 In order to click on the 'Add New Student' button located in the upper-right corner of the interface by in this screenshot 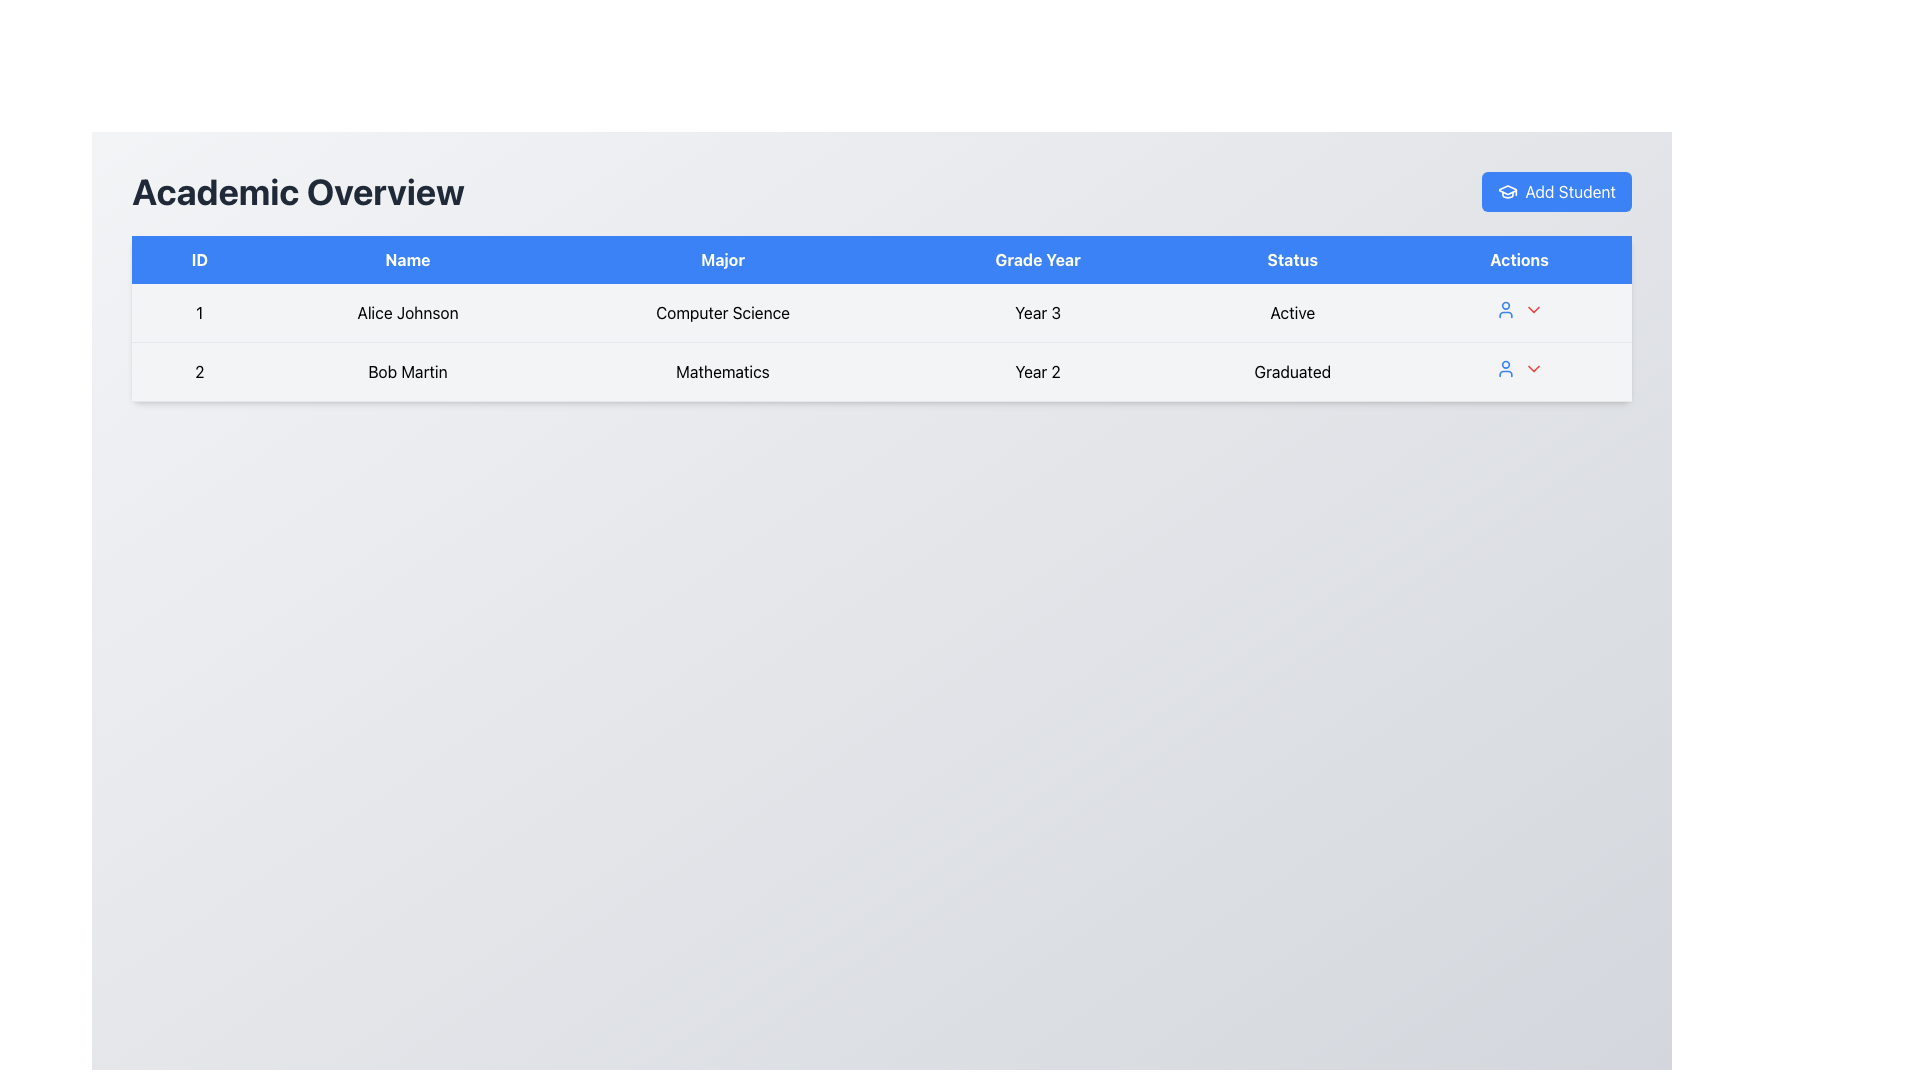, I will do `click(1555, 192)`.